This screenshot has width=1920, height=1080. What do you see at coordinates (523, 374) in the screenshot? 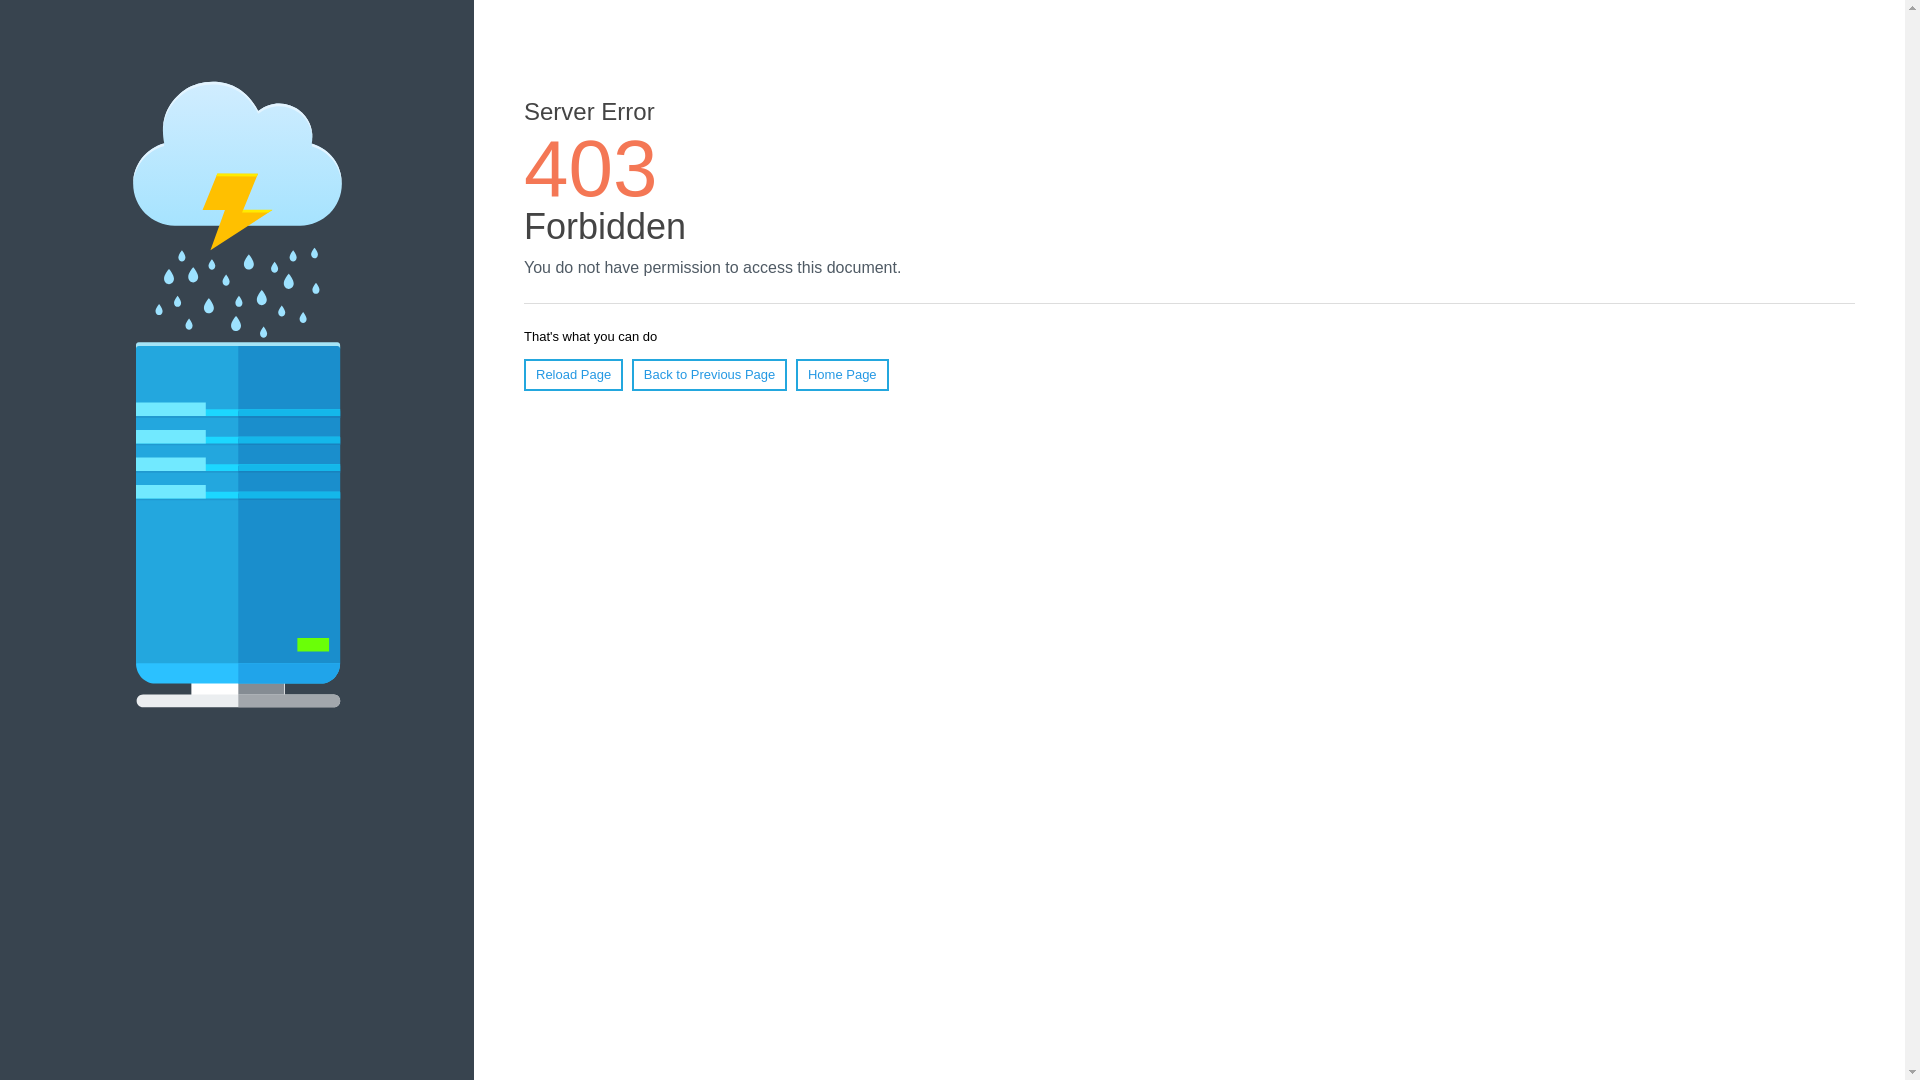
I see `'Reload Page'` at bounding box center [523, 374].